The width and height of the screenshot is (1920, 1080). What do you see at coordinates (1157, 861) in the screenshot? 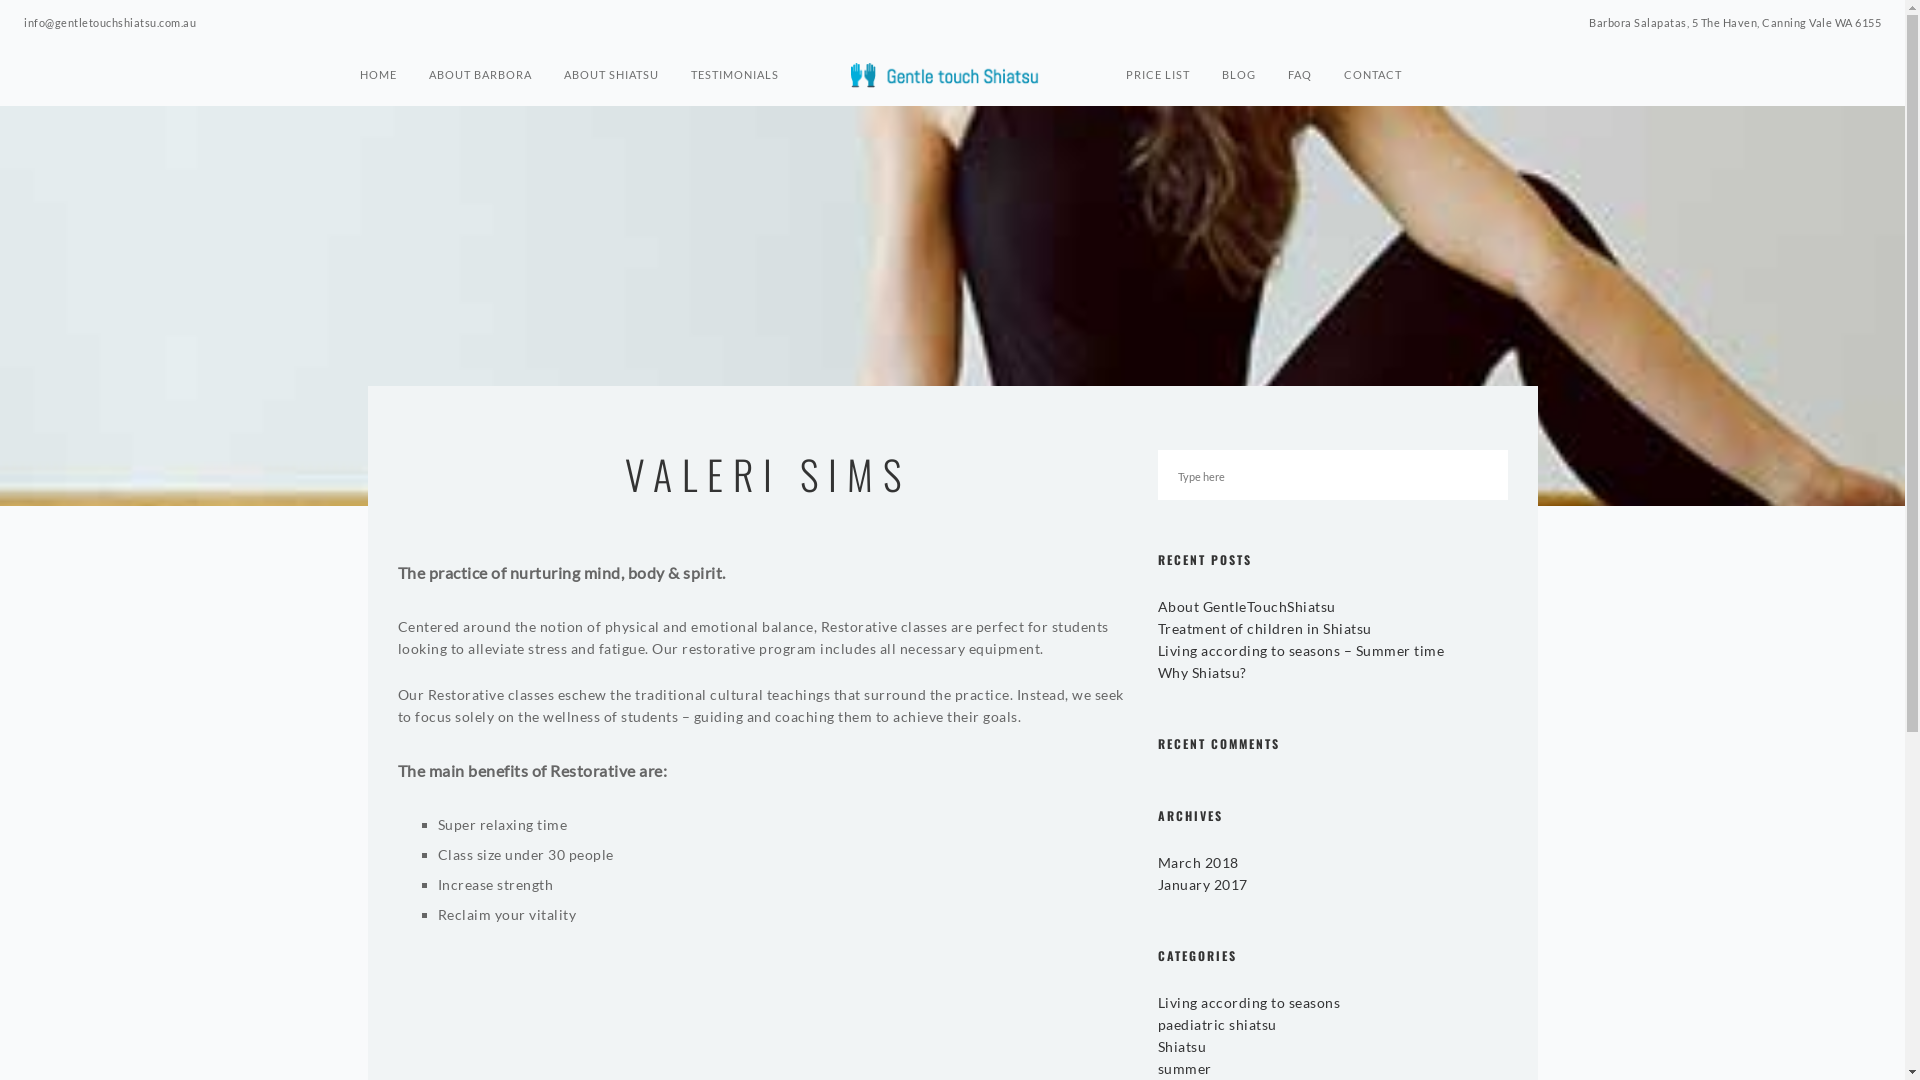
I see `'March 2018'` at bounding box center [1157, 861].